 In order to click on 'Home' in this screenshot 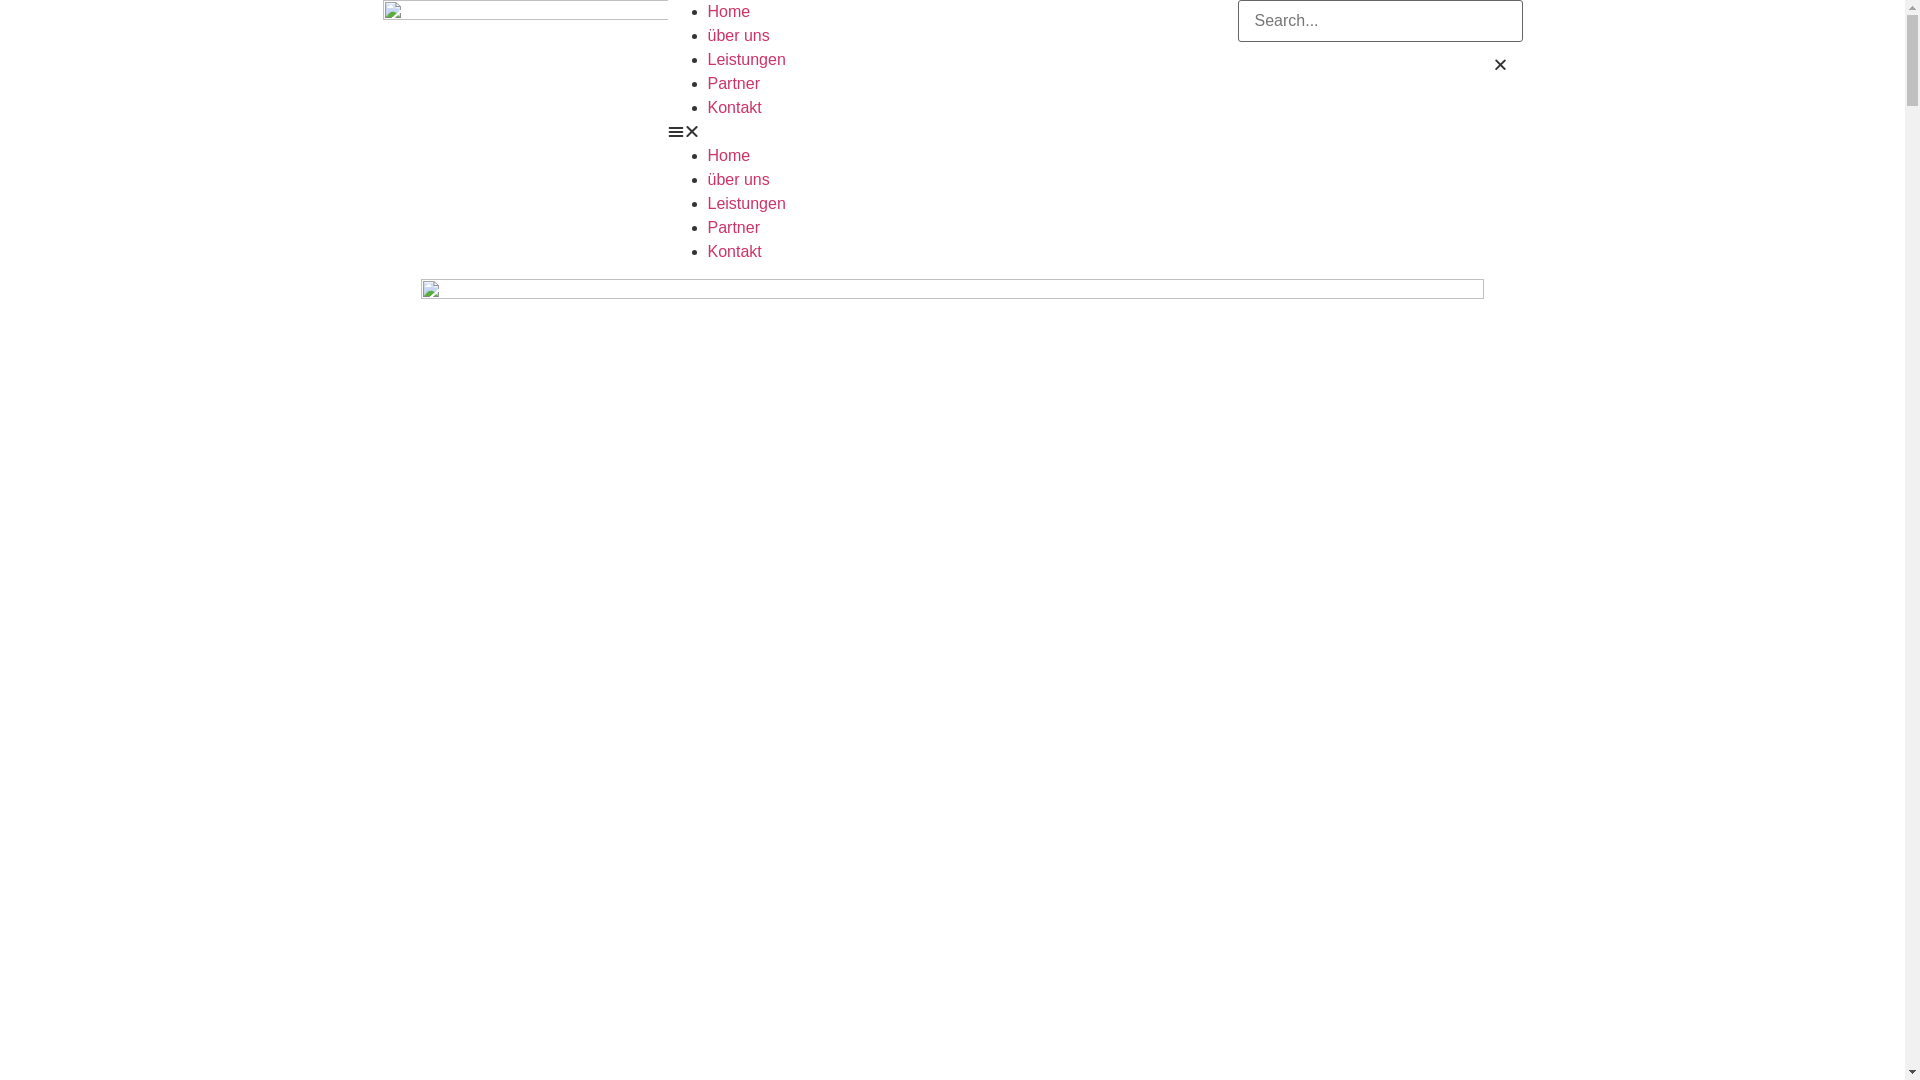, I will do `click(728, 154)`.